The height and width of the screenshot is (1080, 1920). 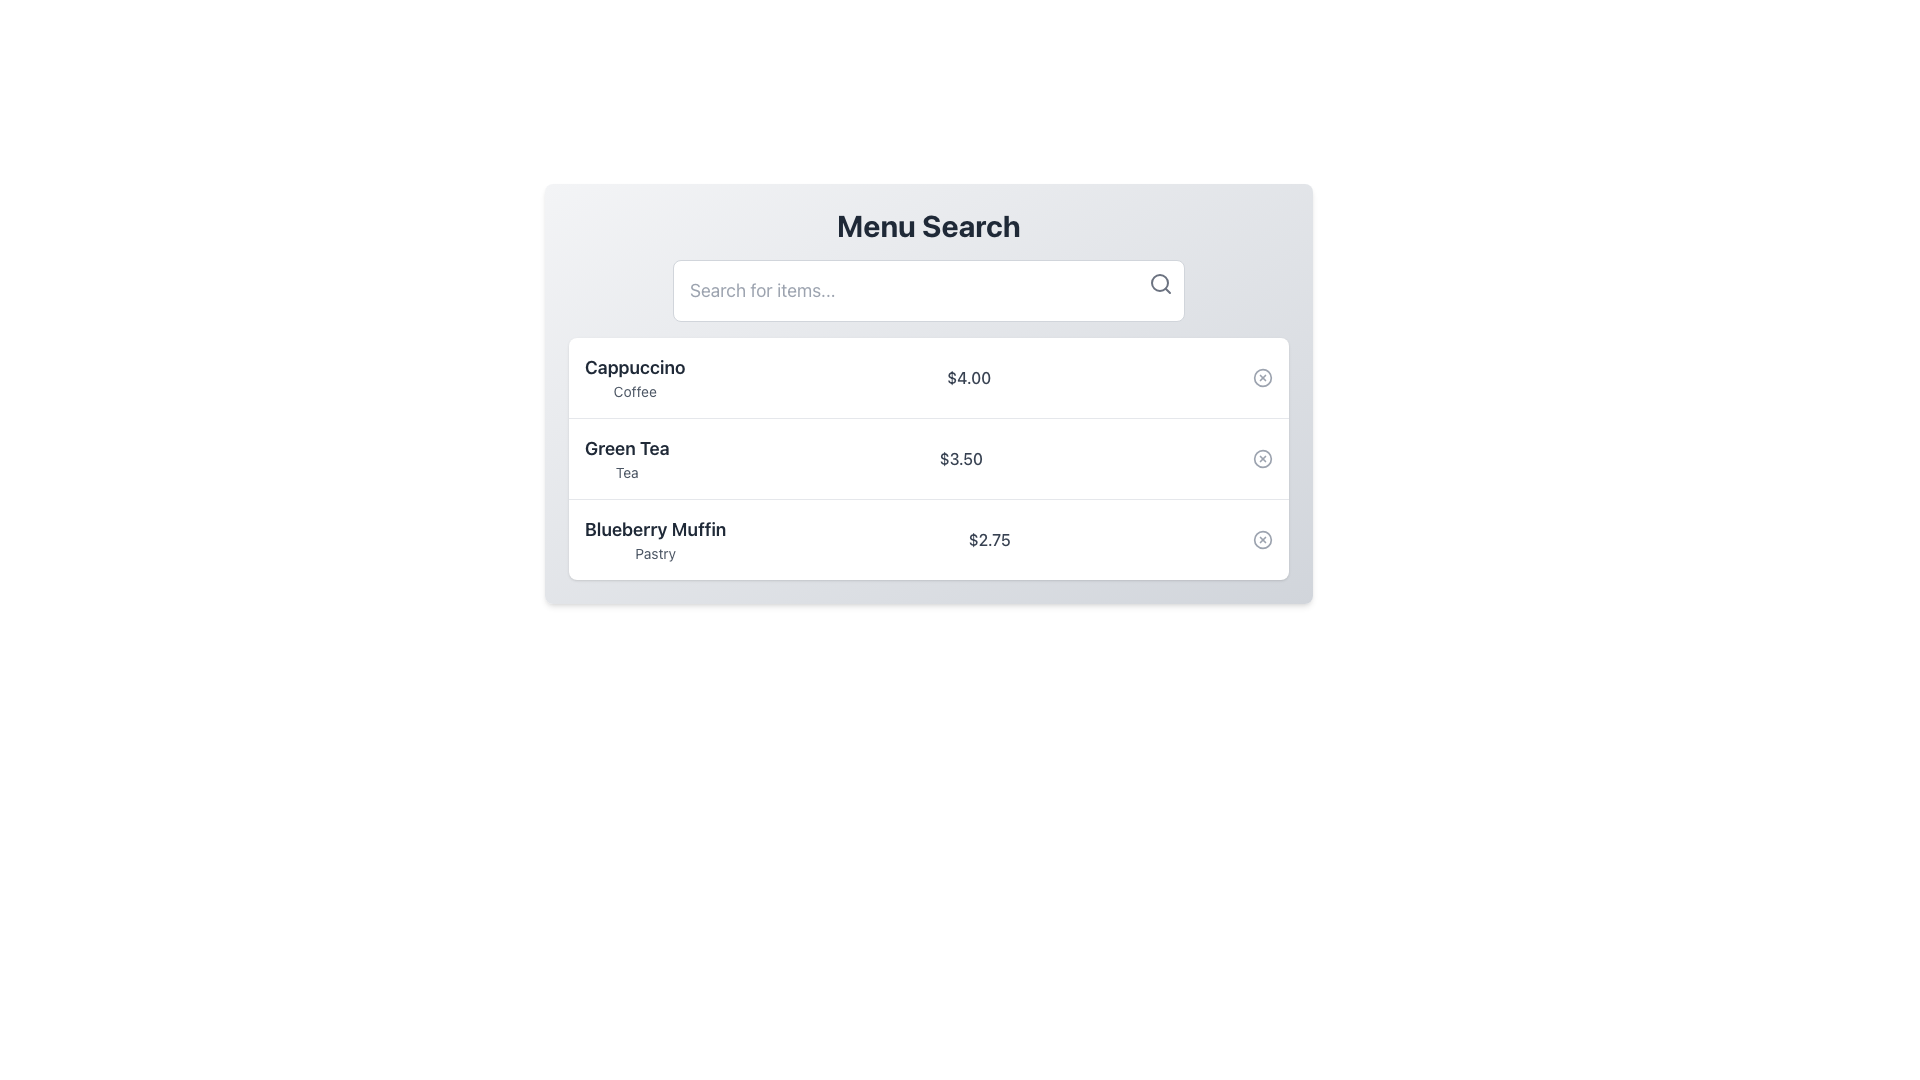 What do you see at coordinates (1261, 540) in the screenshot?
I see `the delete icon (circular with a cross inside) located to the far right of the 'Blueberry Muffin' list item in the vertical menu` at bounding box center [1261, 540].